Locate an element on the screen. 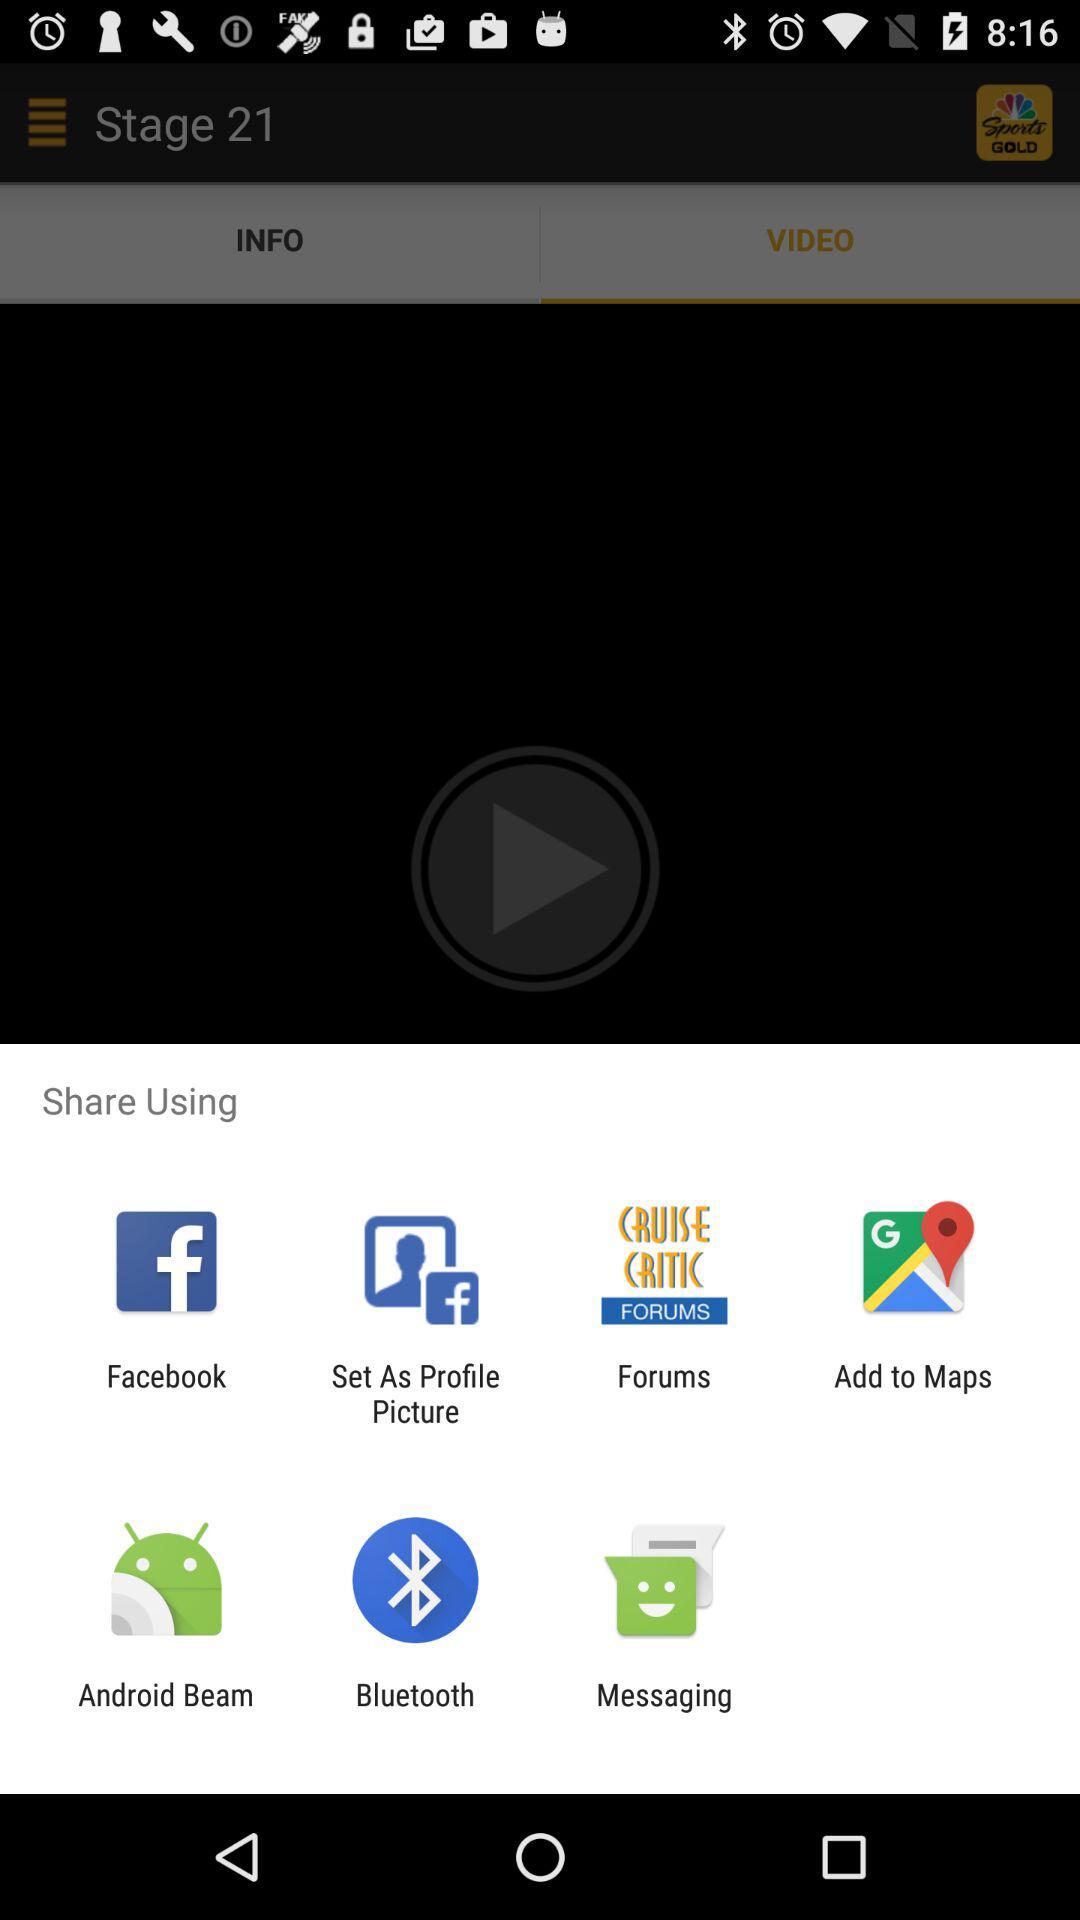 The height and width of the screenshot is (1920, 1080). set as profile icon is located at coordinates (414, 1392).